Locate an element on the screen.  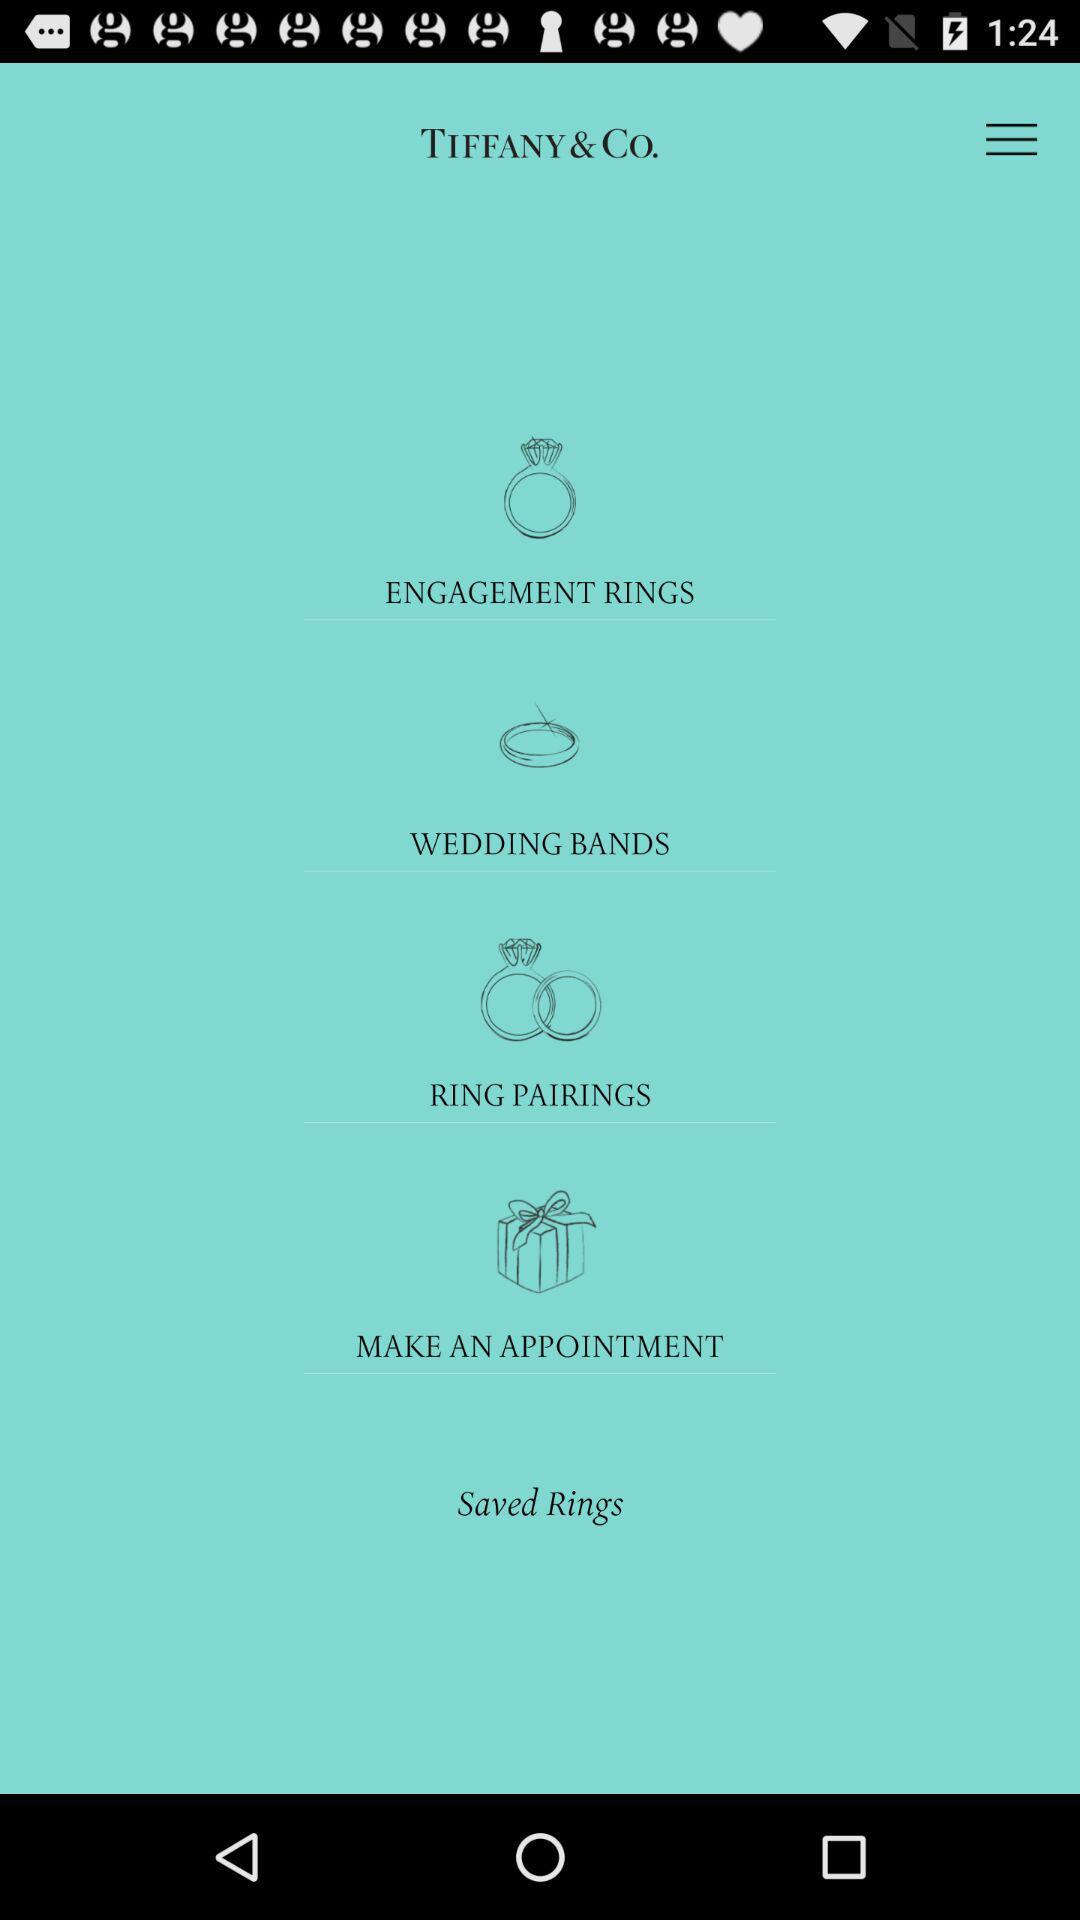
item above the ring pairings is located at coordinates (540, 989).